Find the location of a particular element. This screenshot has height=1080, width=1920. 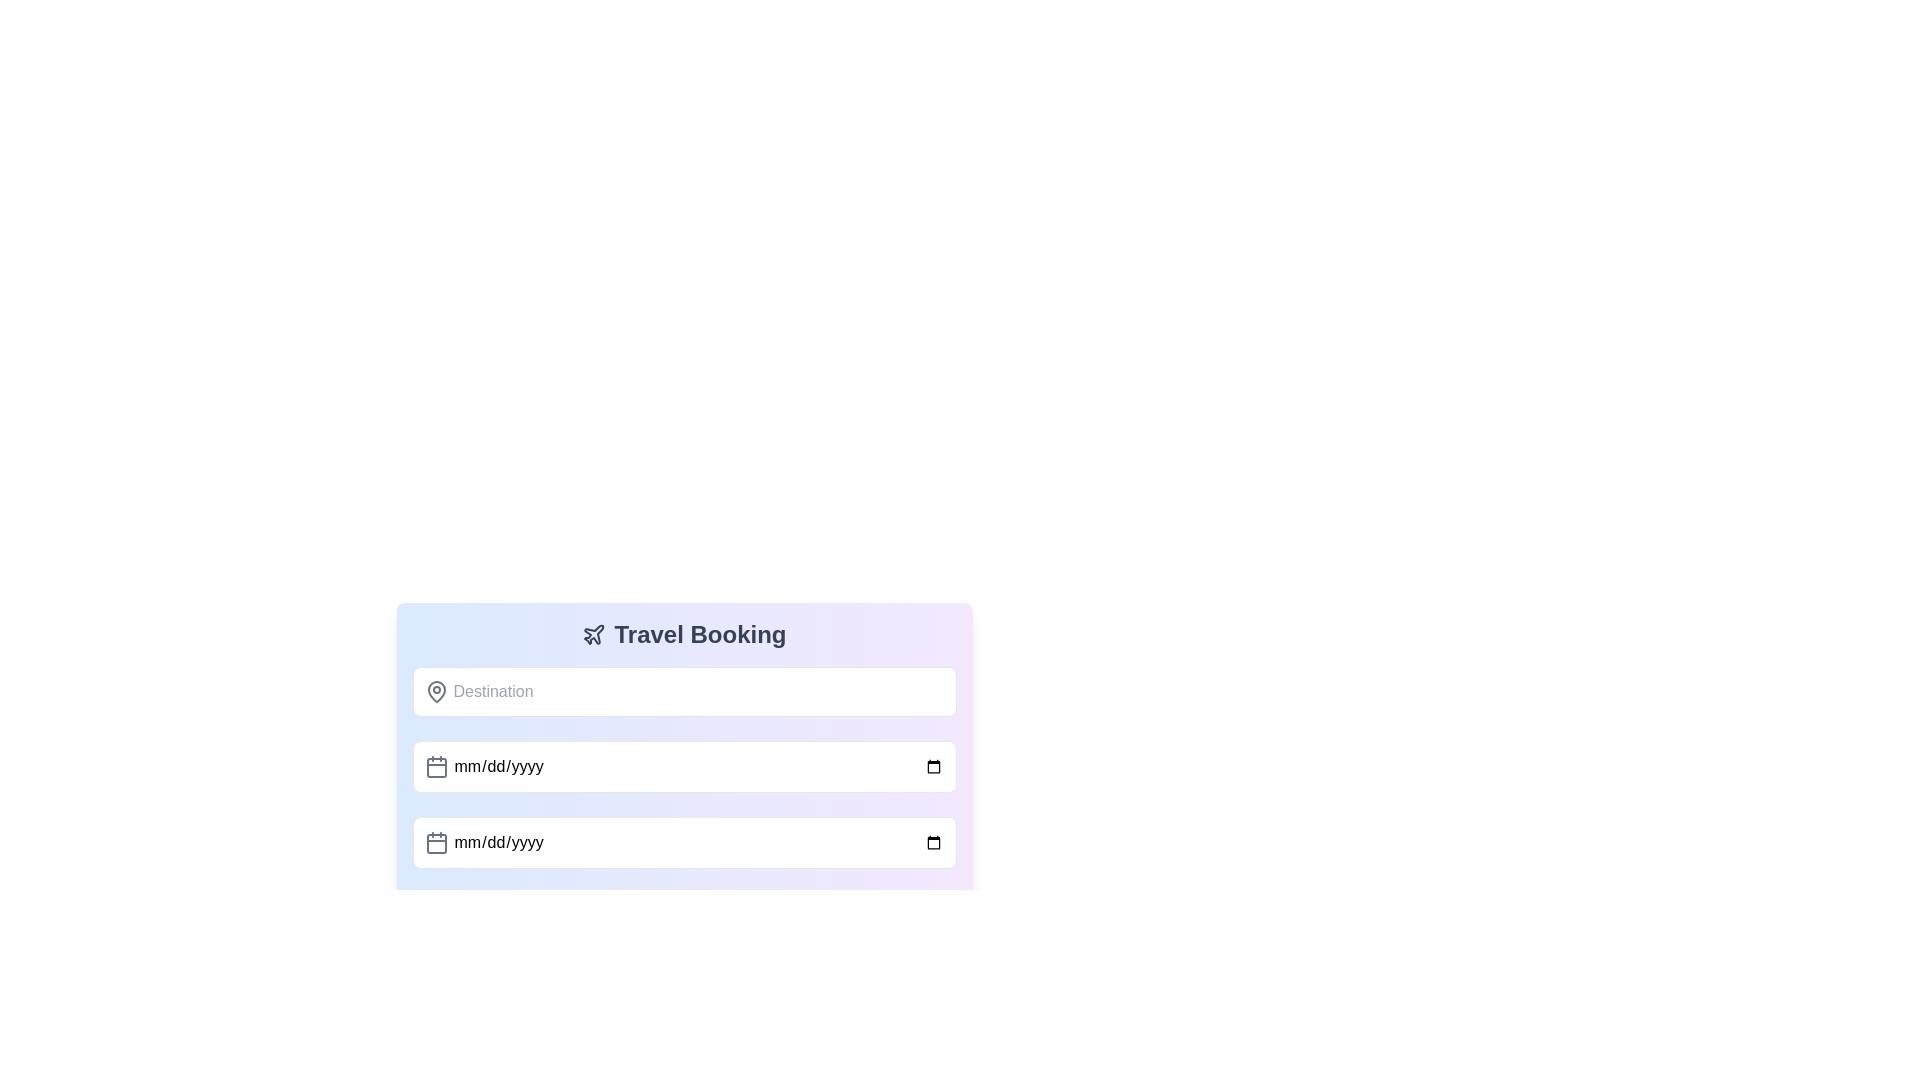

a date from the calendar popup in the date input field located under the 'Travel Booking' heading, which is the third input field in the form layout is located at coordinates (684, 843).